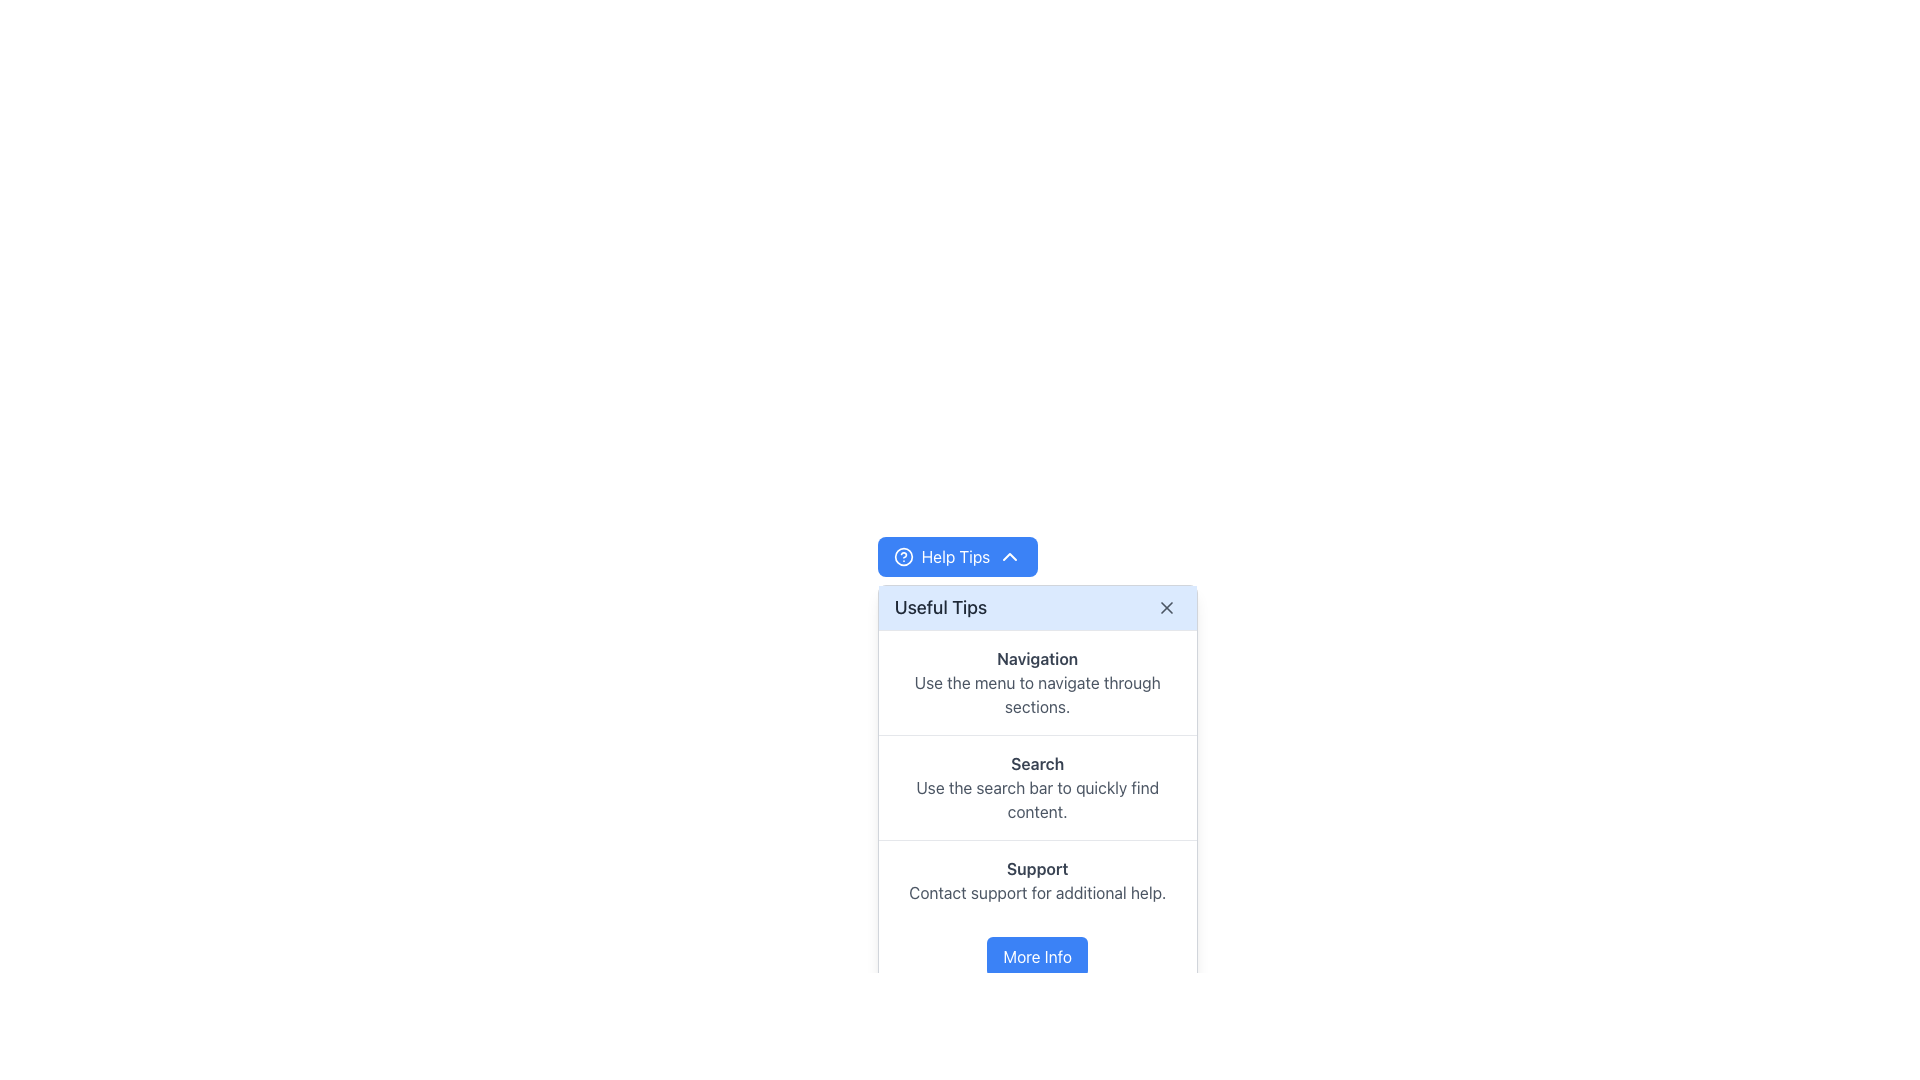 The width and height of the screenshot is (1920, 1080). What do you see at coordinates (1037, 681) in the screenshot?
I see `the Informational panel item located in the 'Useful Tips' panel, which provides guidance on using the menu for navigation` at bounding box center [1037, 681].